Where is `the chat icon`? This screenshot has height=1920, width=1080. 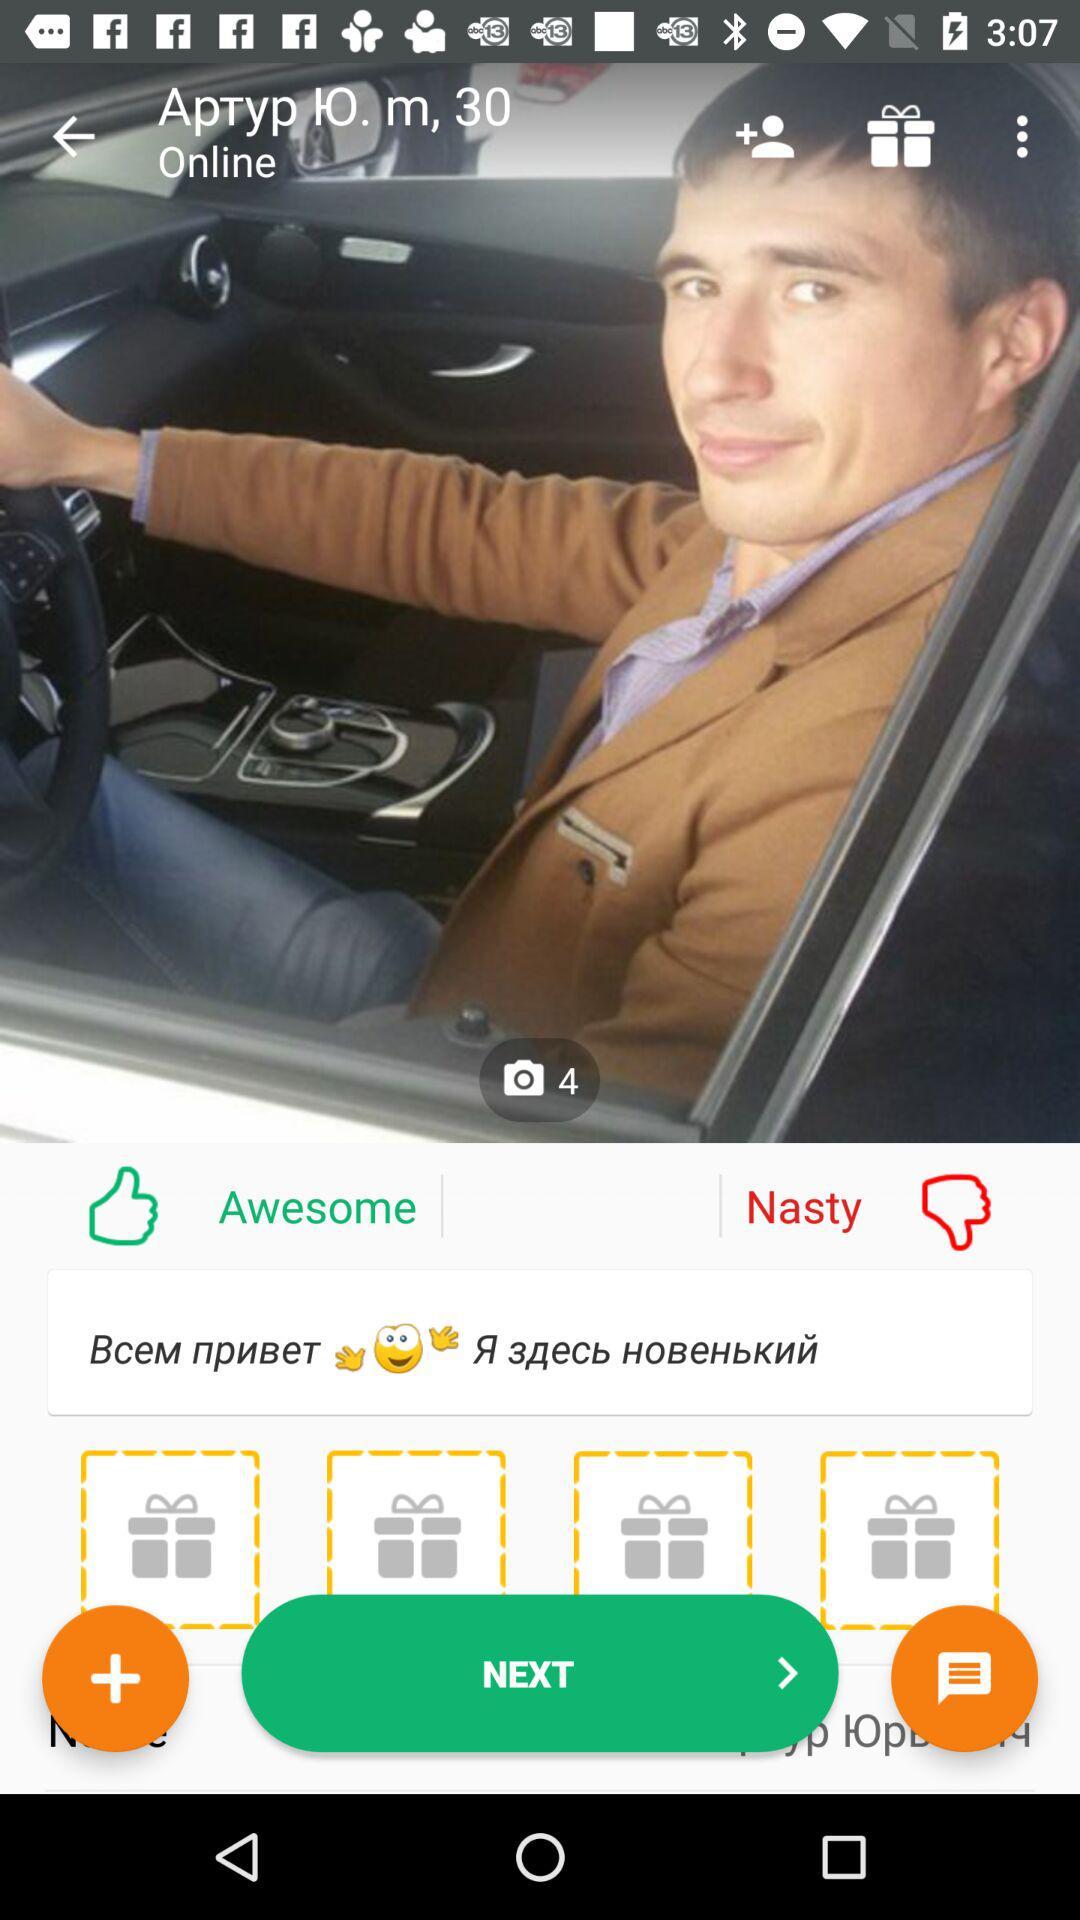
the chat icon is located at coordinates (963, 1678).